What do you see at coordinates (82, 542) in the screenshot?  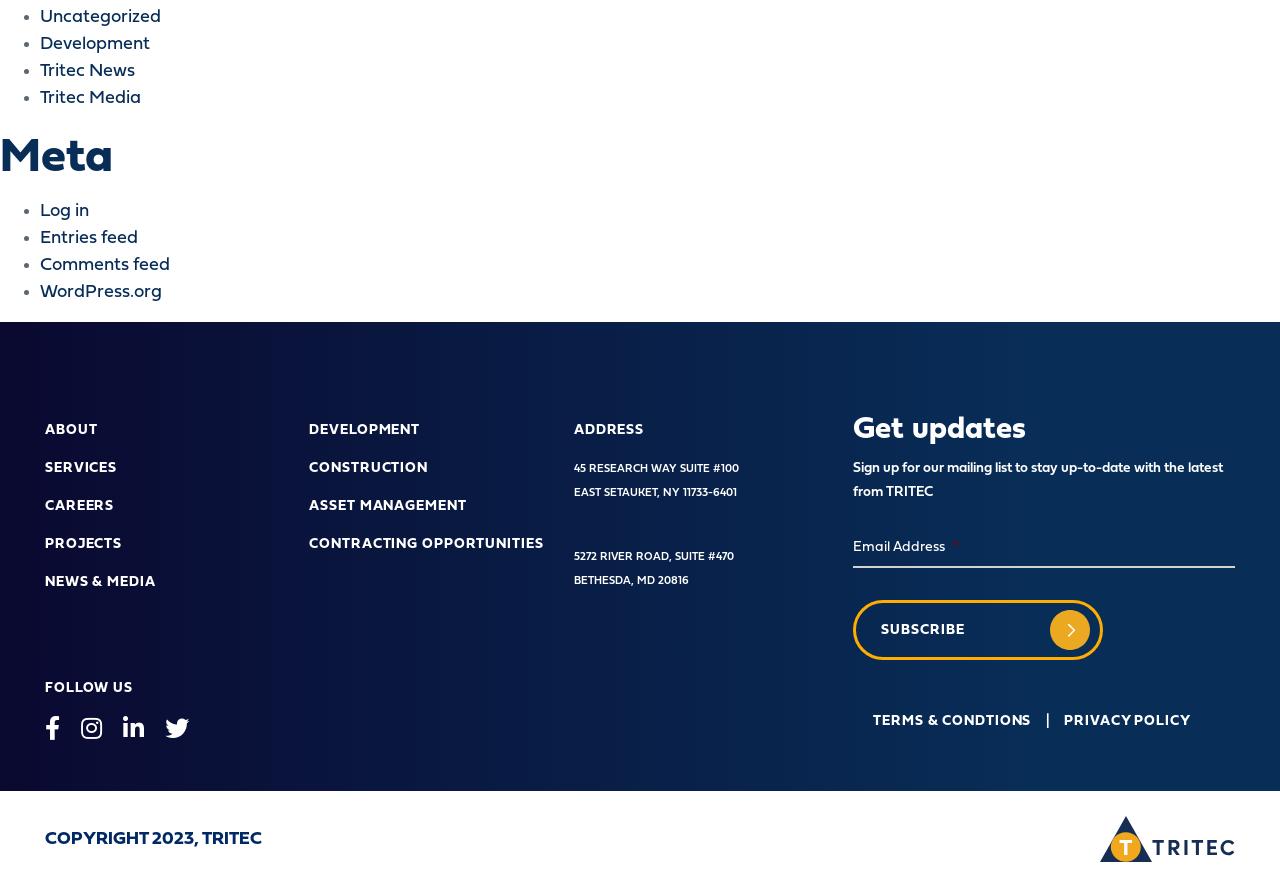 I see `'Projects'` at bounding box center [82, 542].